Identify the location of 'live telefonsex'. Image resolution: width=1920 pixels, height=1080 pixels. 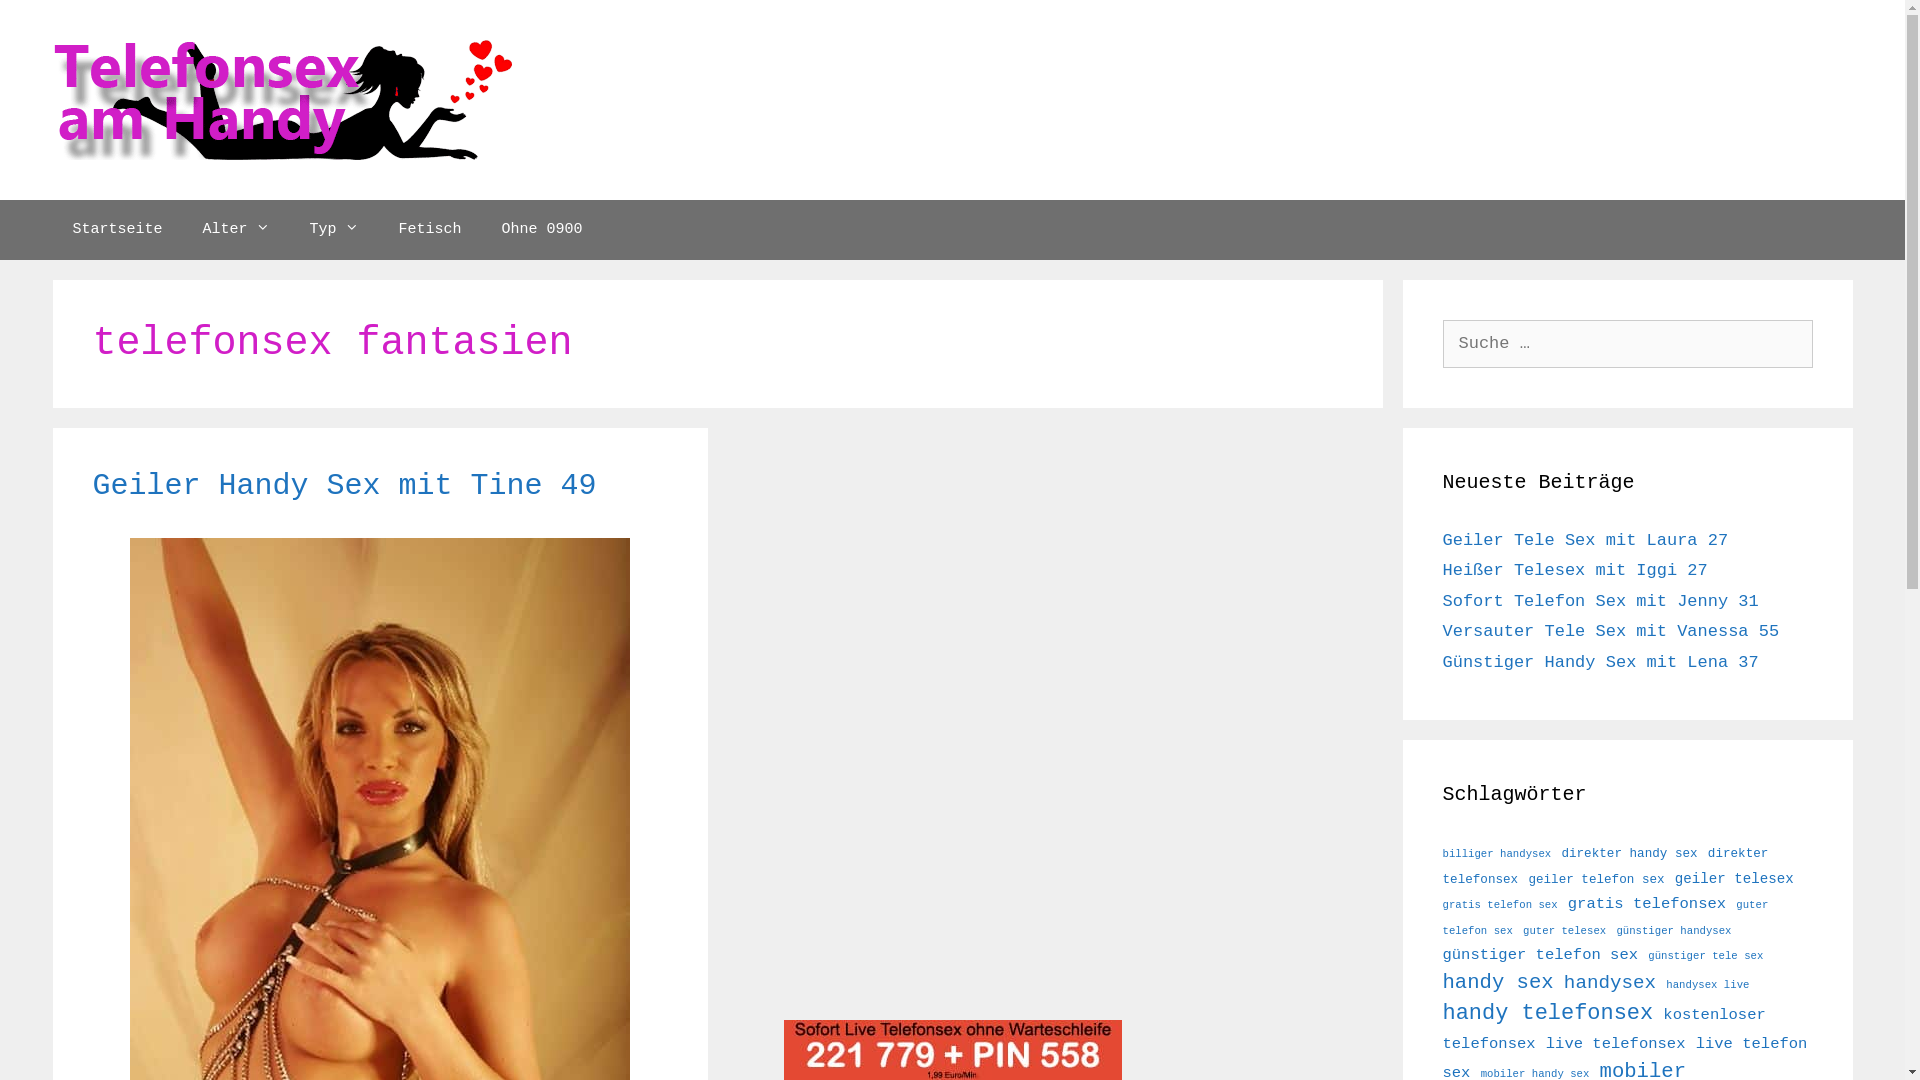
(1544, 1043).